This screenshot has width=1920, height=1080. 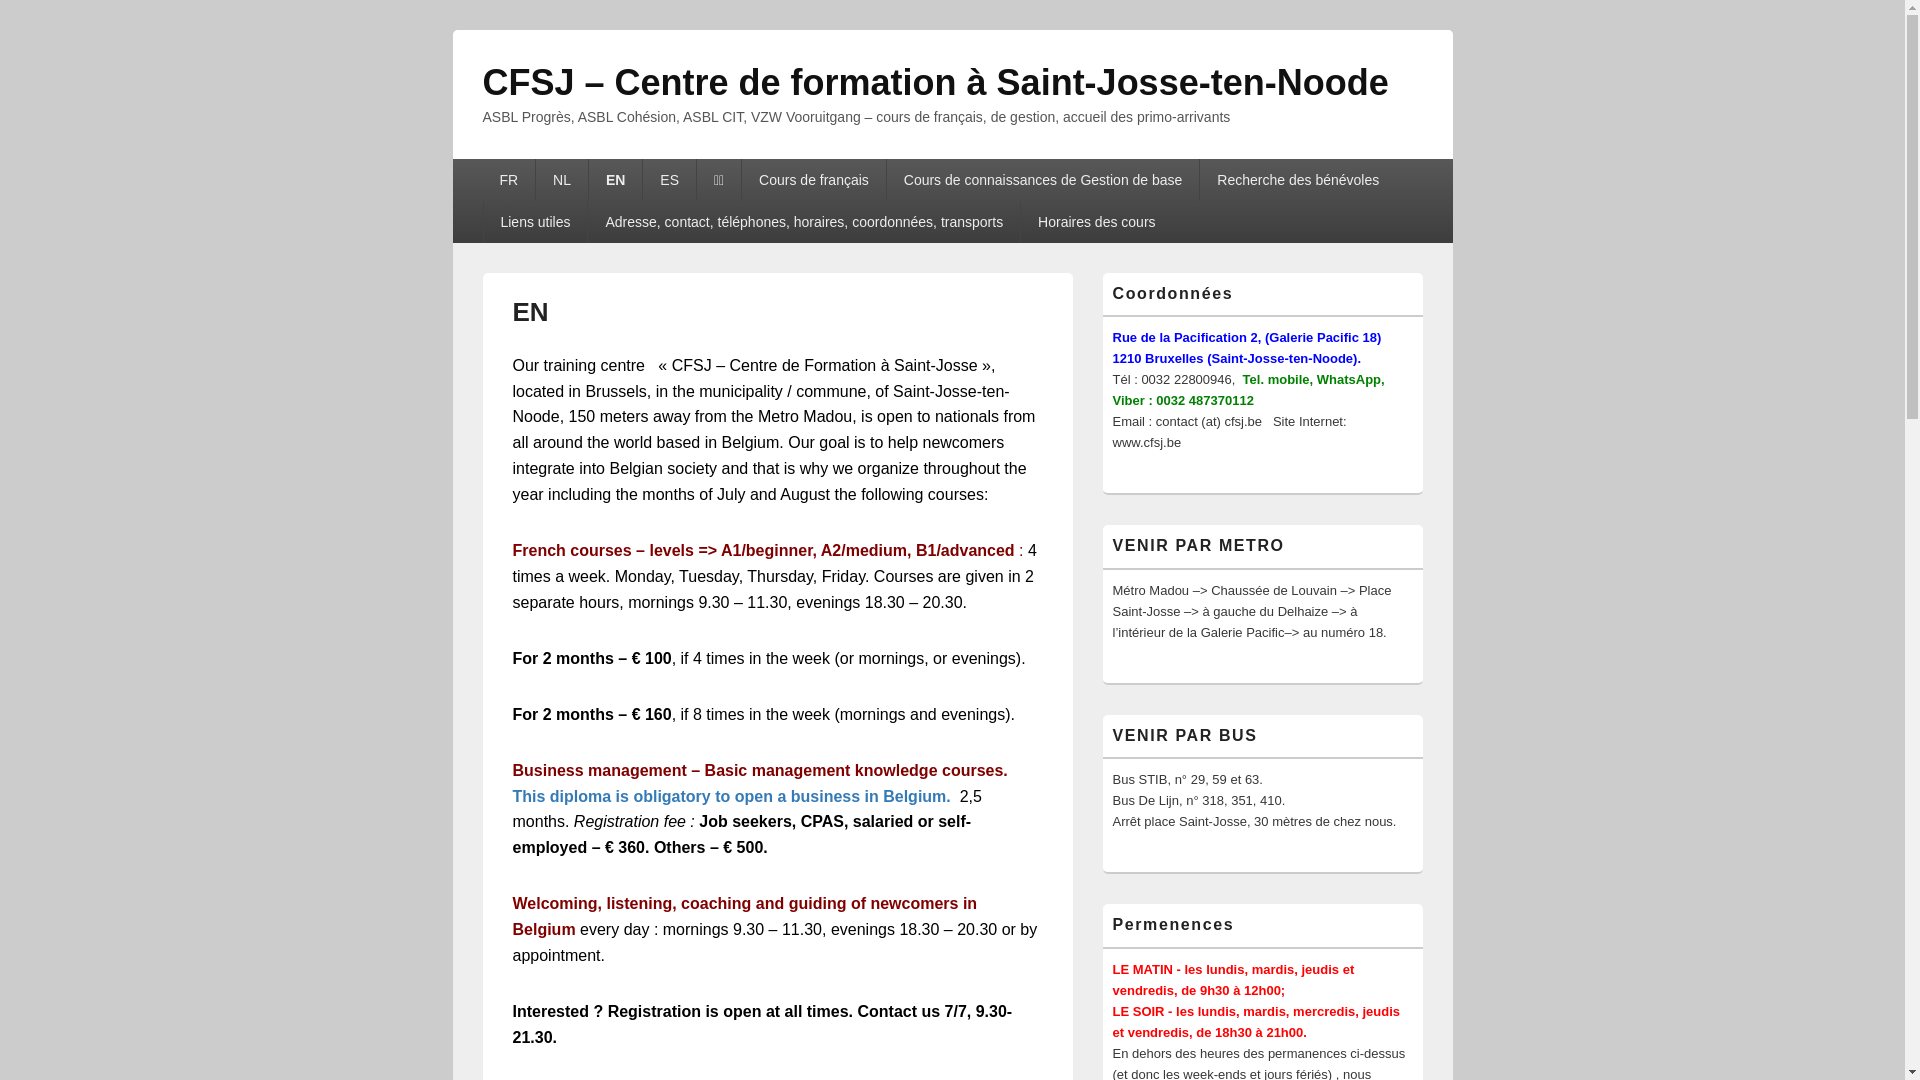 What do you see at coordinates (536, 222) in the screenshot?
I see `'Liens utiles'` at bounding box center [536, 222].